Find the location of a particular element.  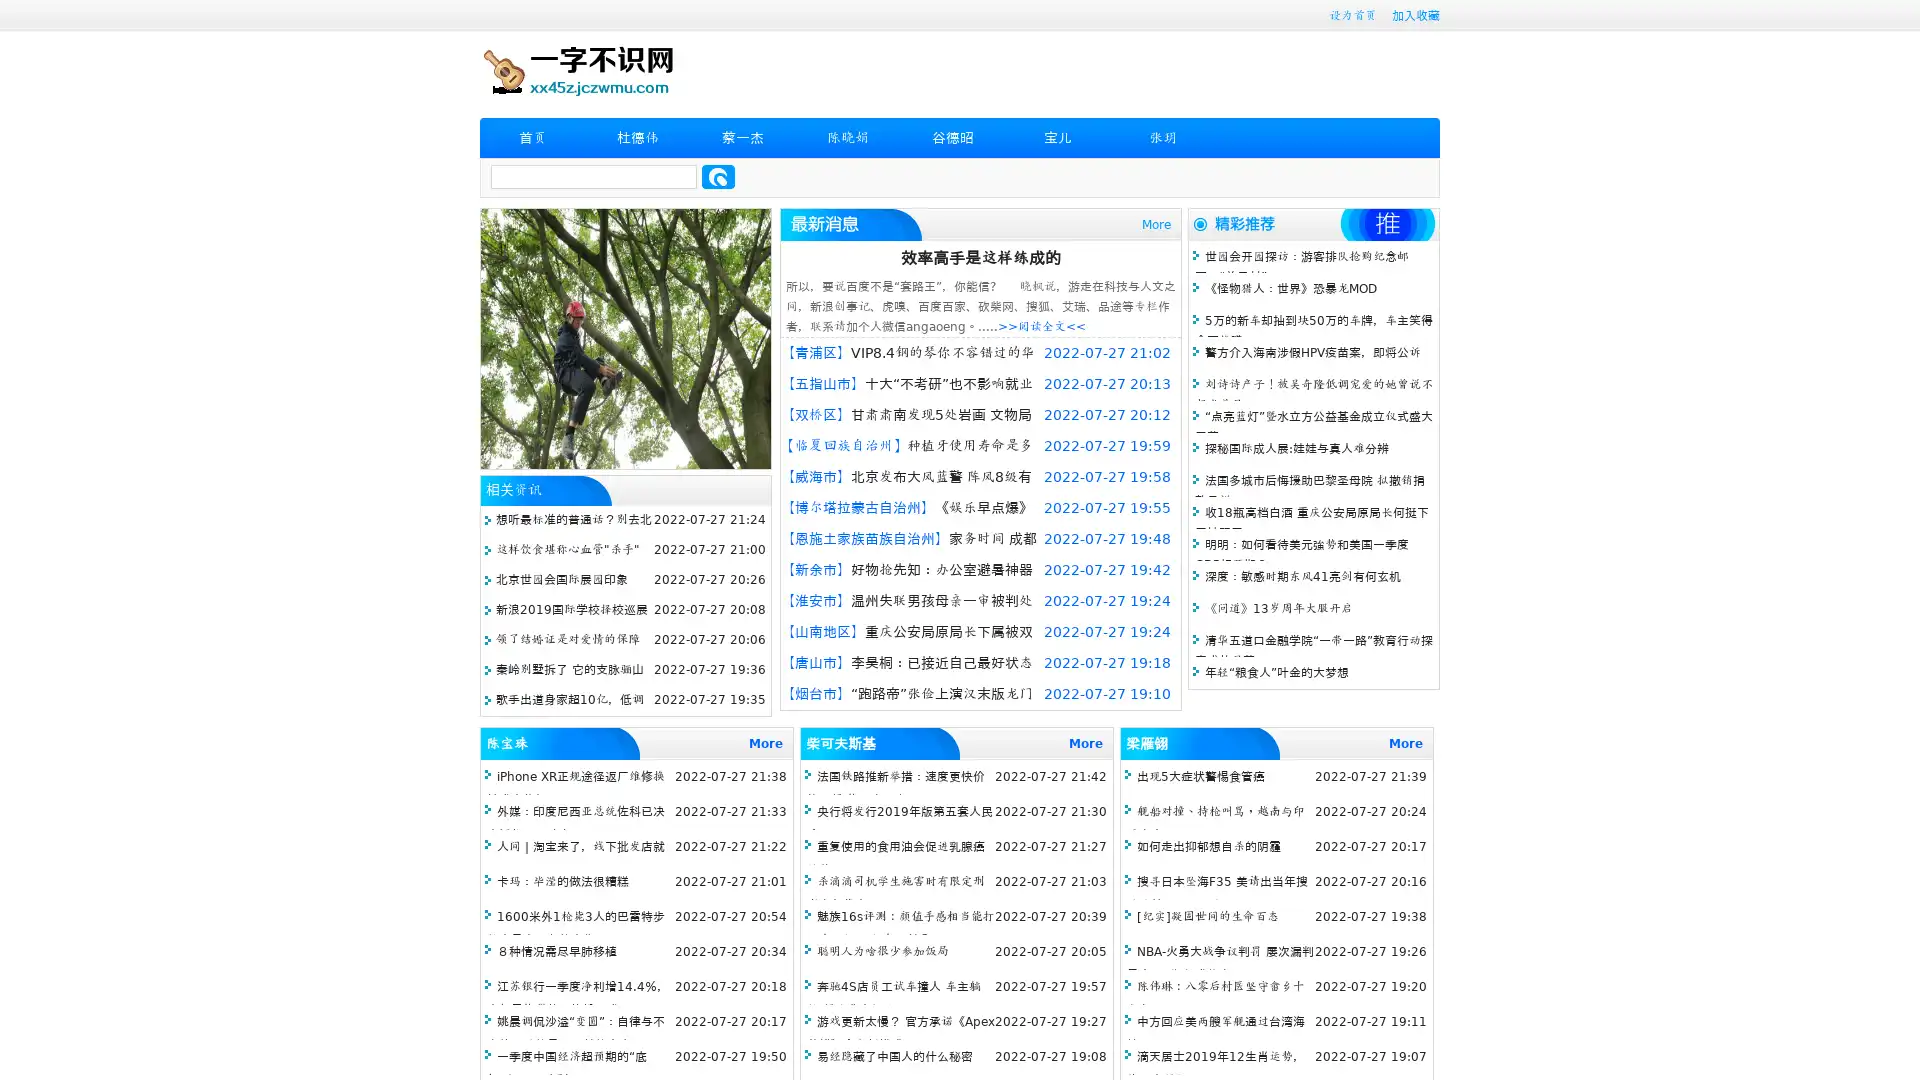

Search is located at coordinates (718, 176).